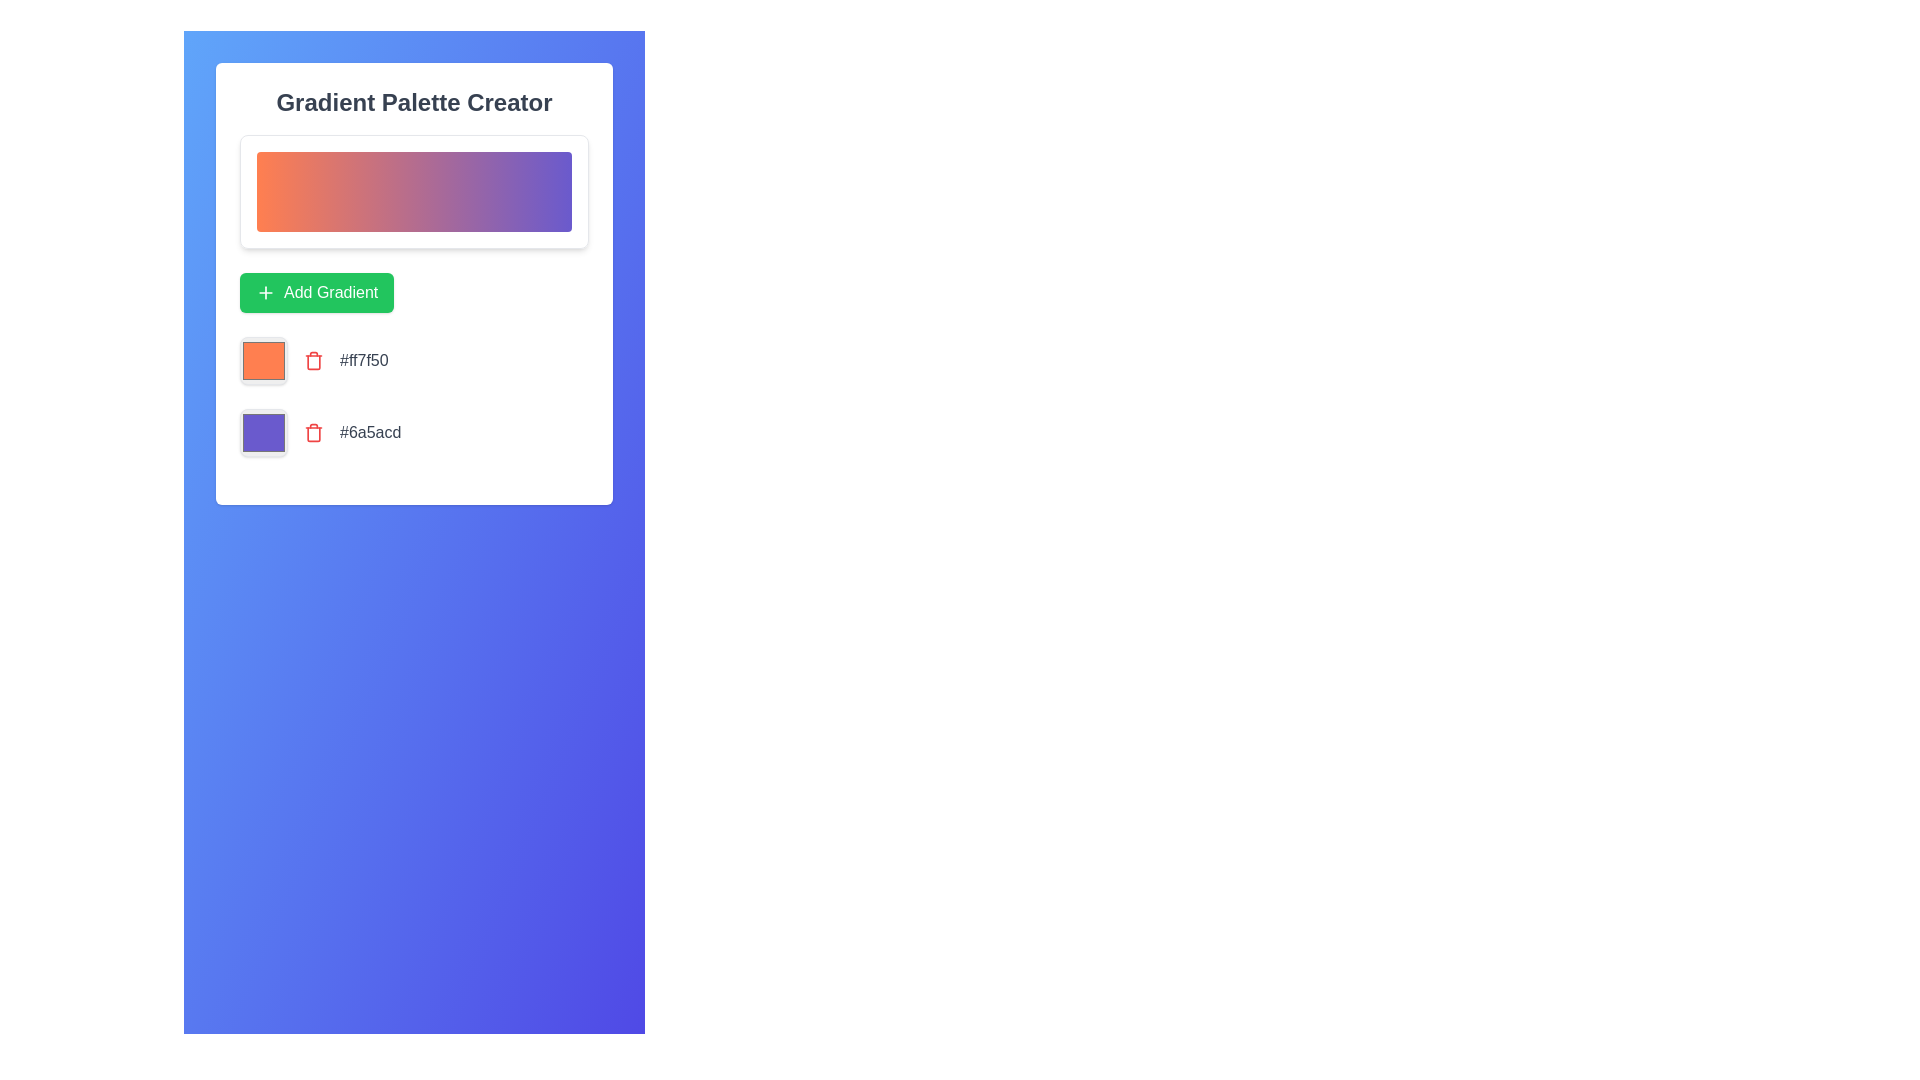 This screenshot has width=1920, height=1080. What do you see at coordinates (312, 361) in the screenshot?
I see `the delete button for the color palette entry associated with the color '#ff7f50'` at bounding box center [312, 361].